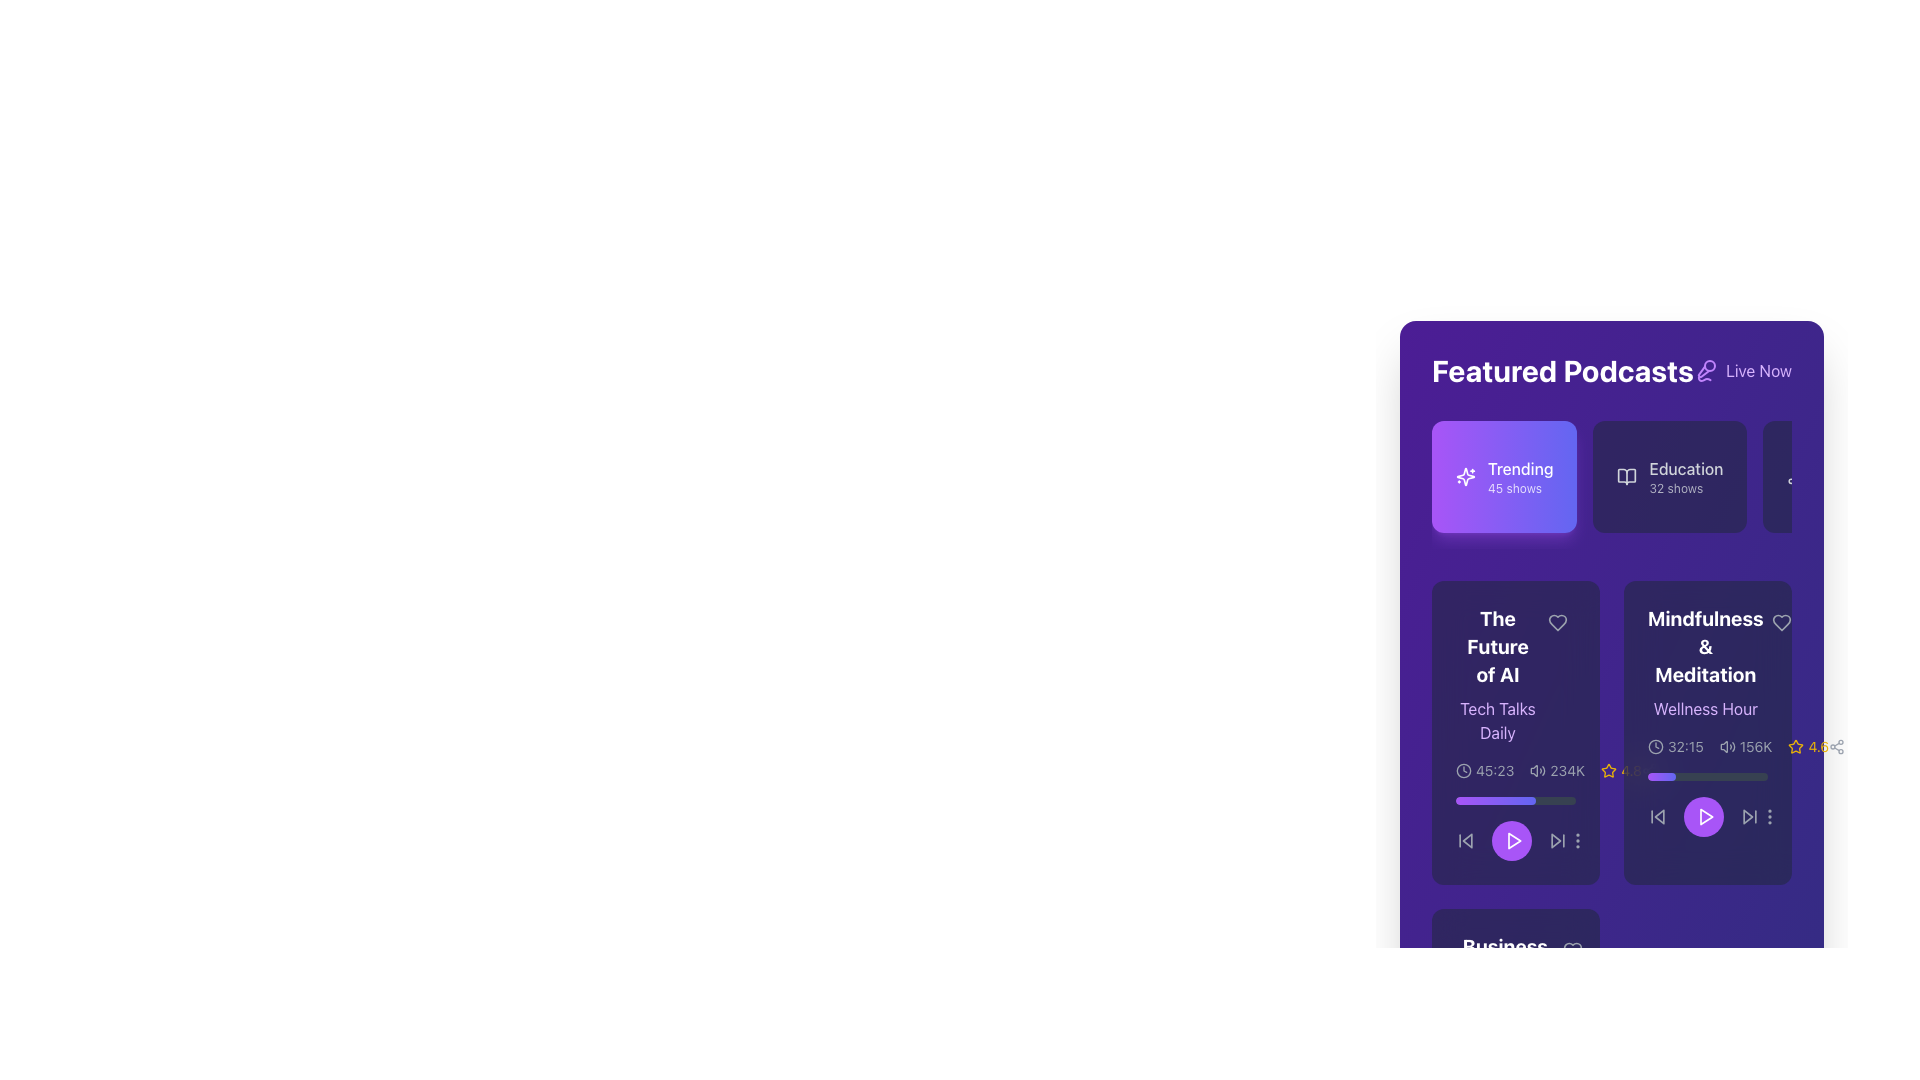 This screenshot has width=1920, height=1080. Describe the element at coordinates (1516, 840) in the screenshot. I see `the play/pause button located centrally in the playback controls below the title 'The Future of AI'` at that location.